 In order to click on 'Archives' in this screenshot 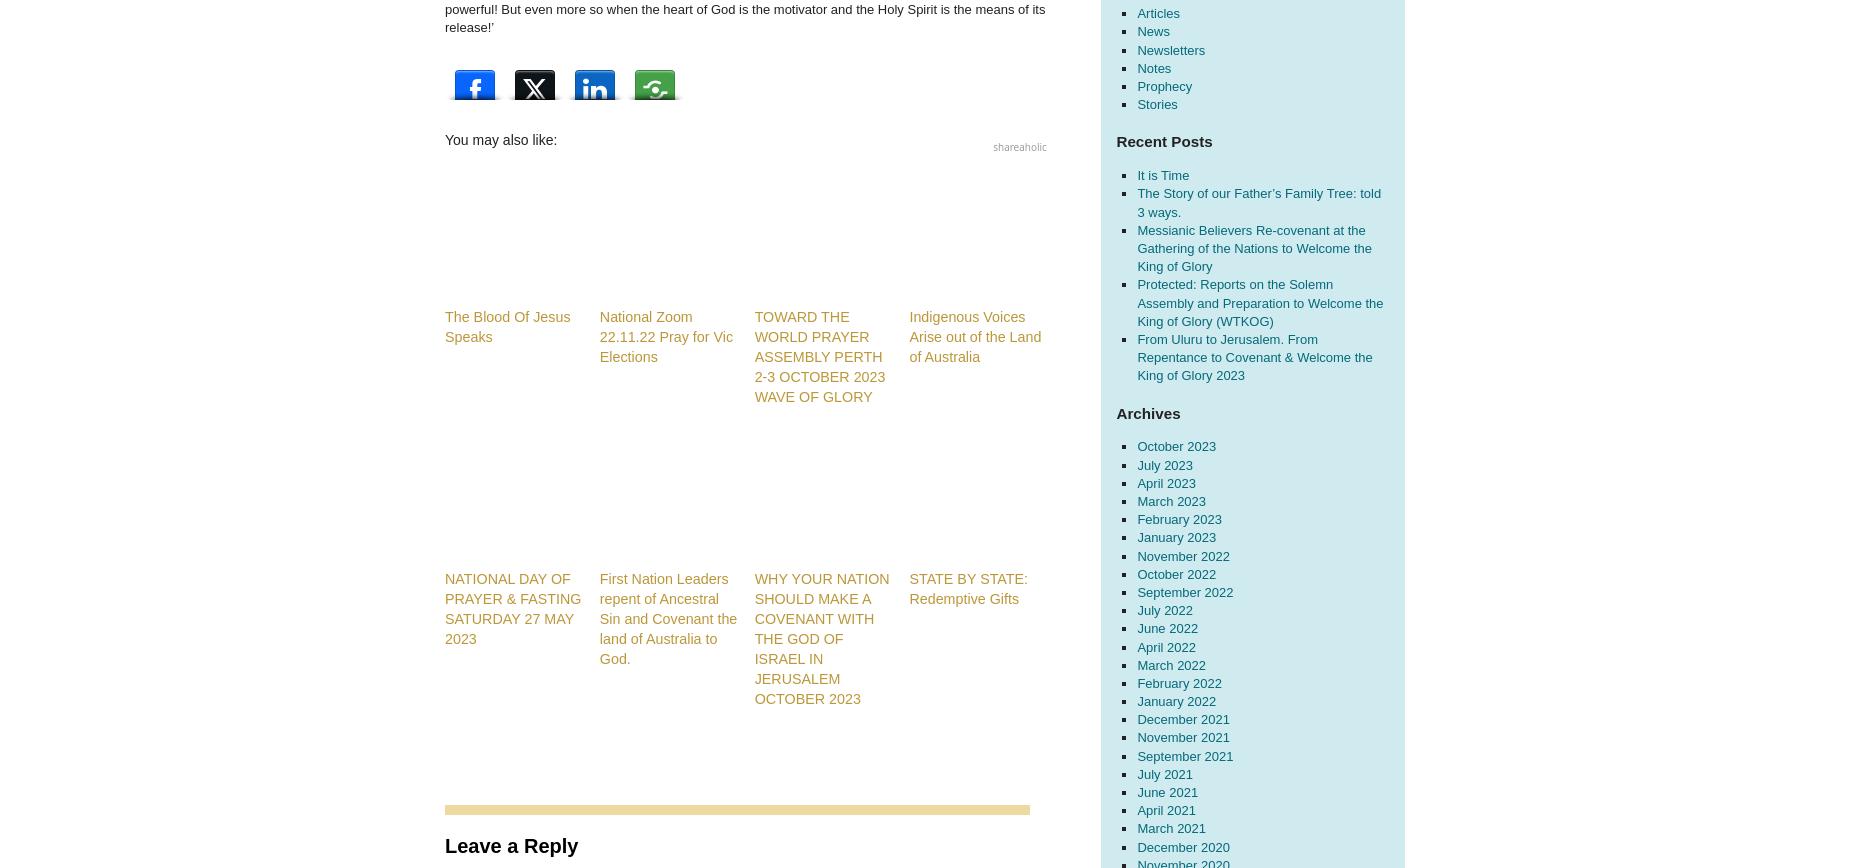, I will do `click(1146, 412)`.